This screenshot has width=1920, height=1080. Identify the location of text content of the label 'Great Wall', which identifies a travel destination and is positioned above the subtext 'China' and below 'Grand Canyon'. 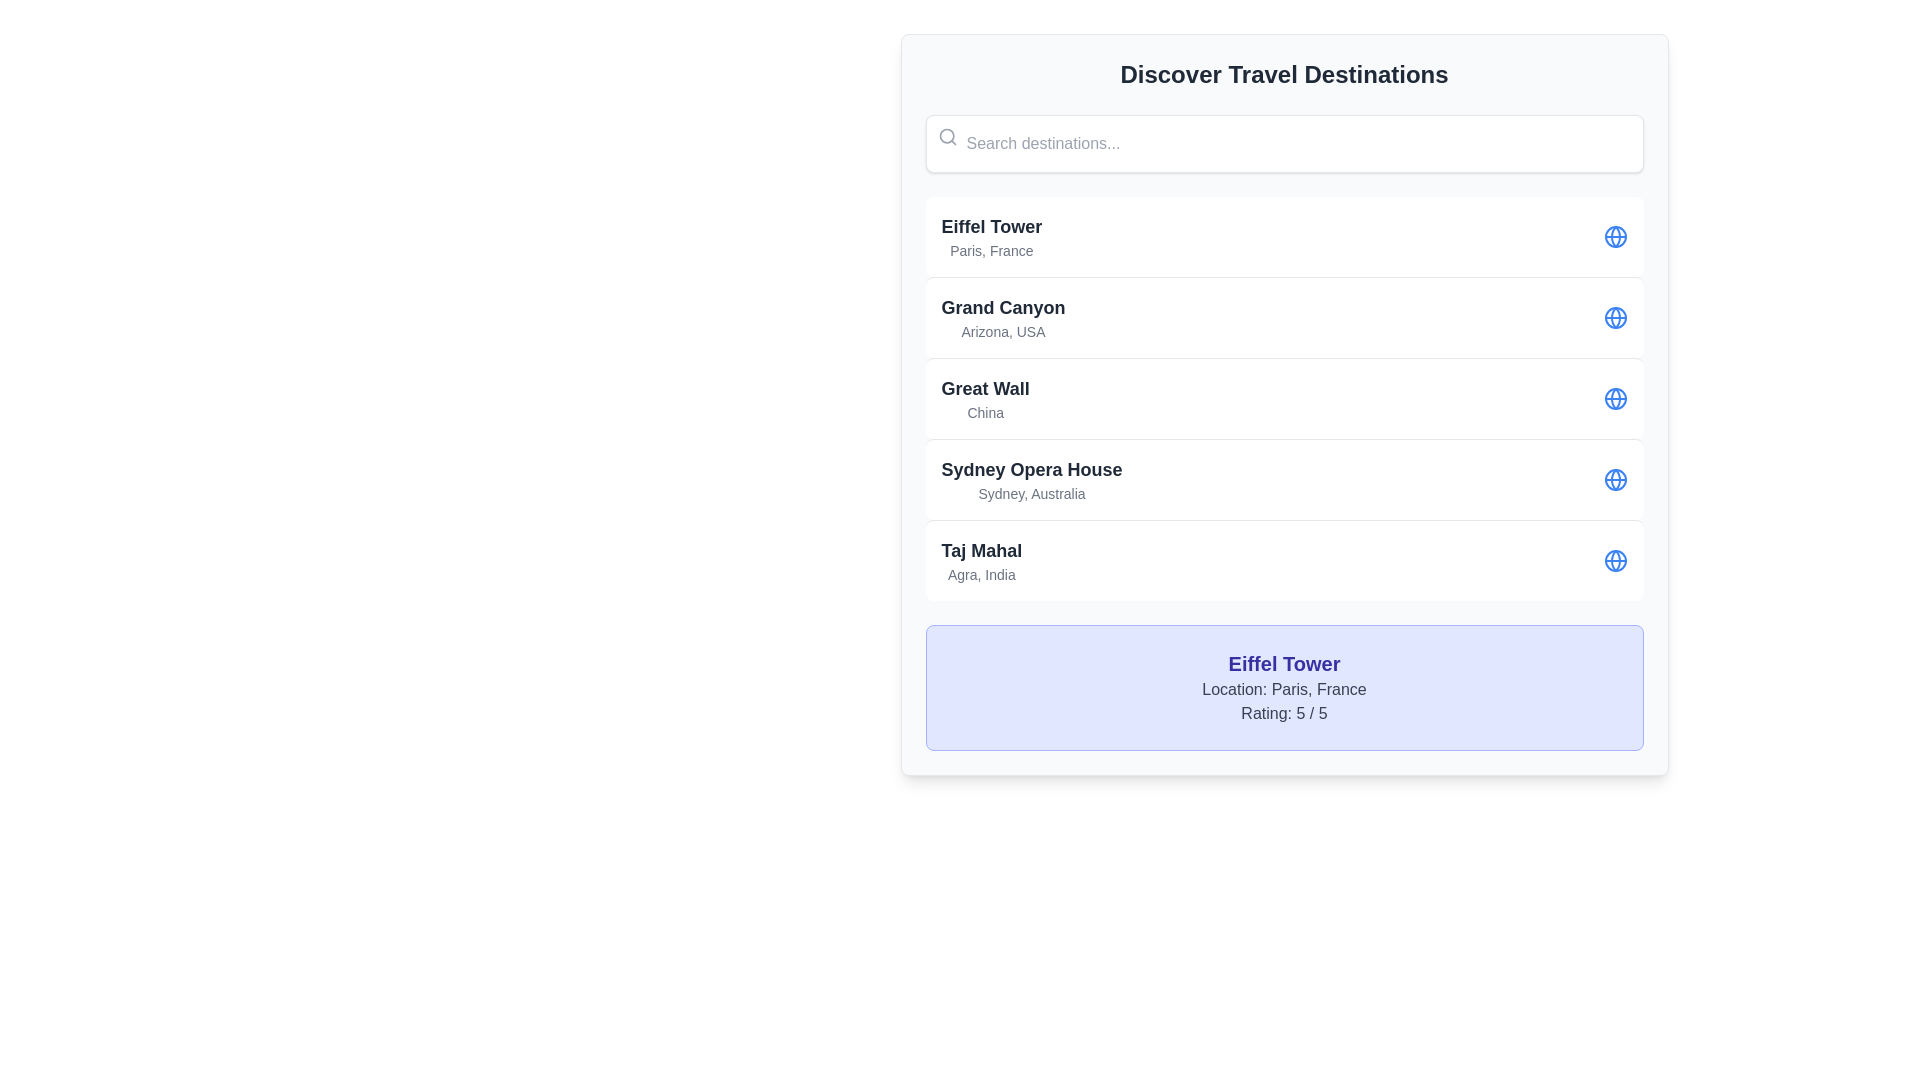
(985, 389).